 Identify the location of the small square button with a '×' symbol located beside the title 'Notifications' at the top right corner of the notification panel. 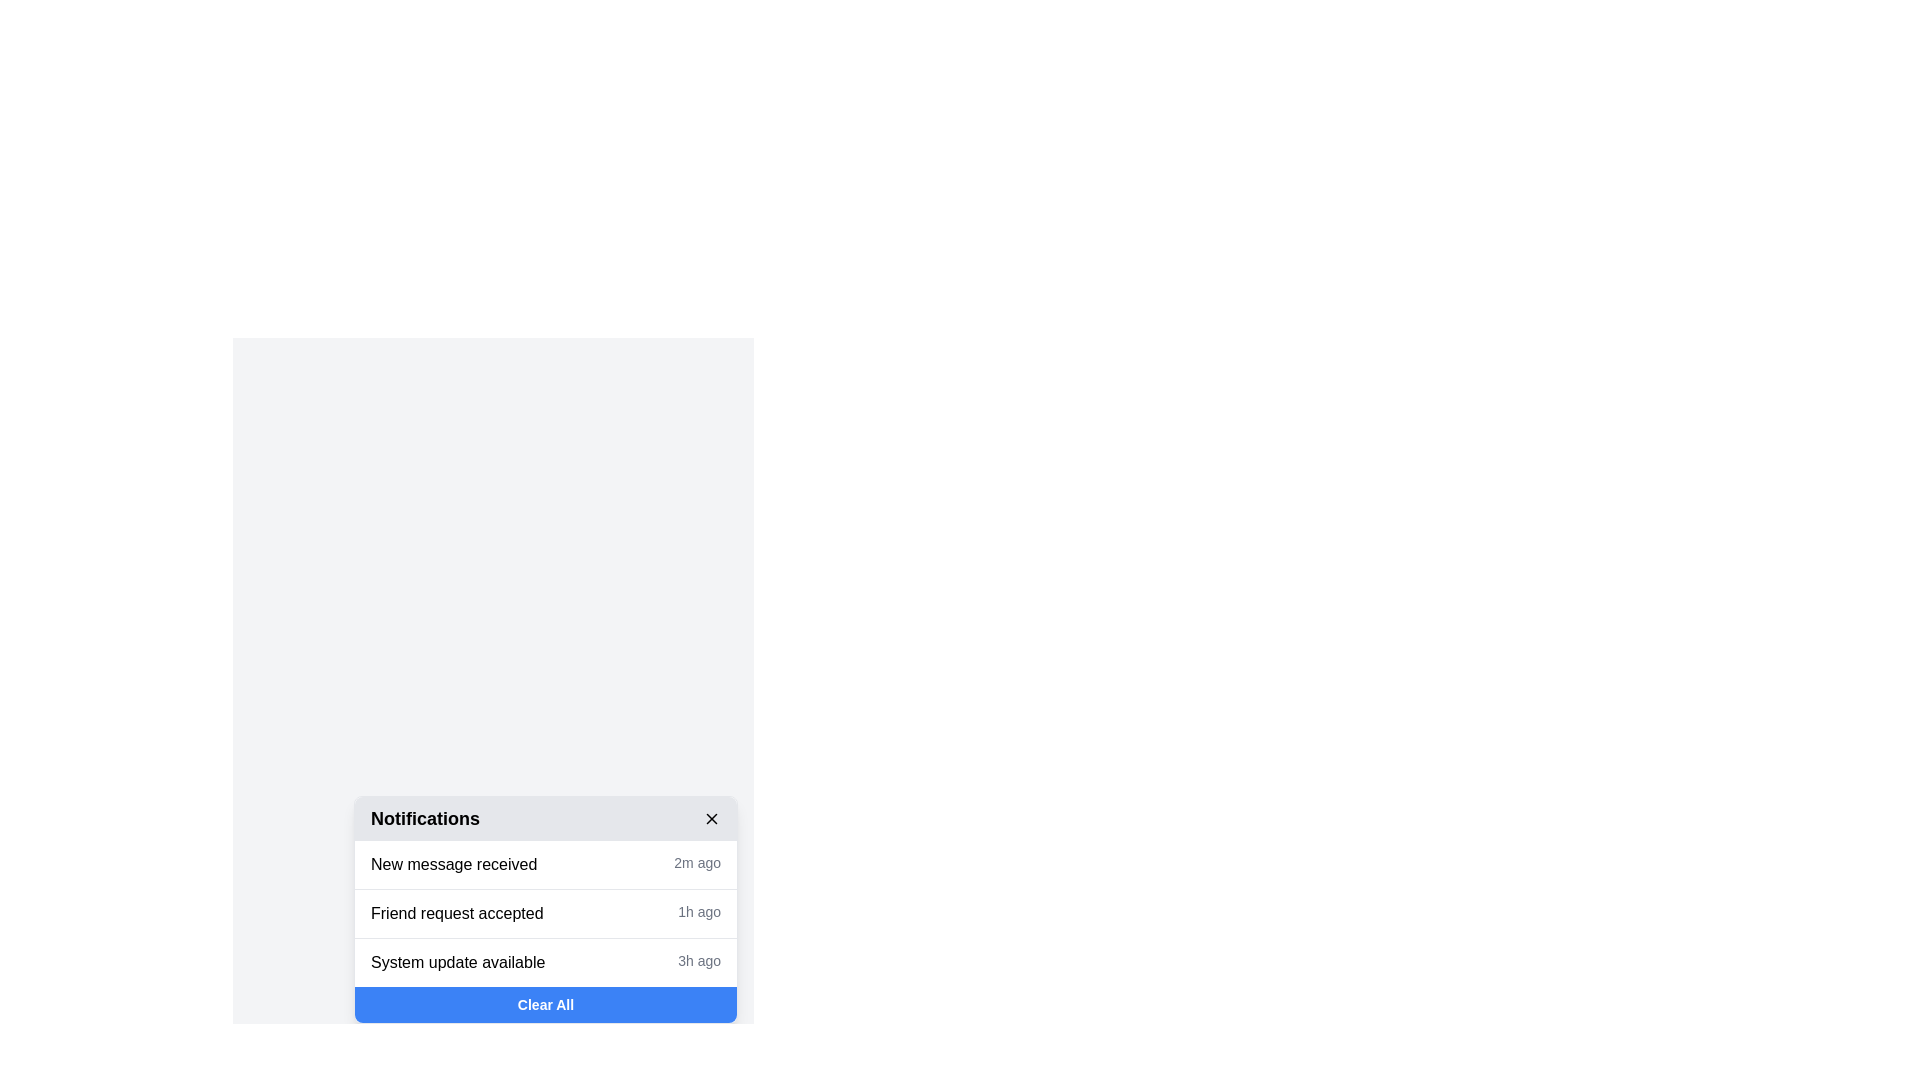
(711, 818).